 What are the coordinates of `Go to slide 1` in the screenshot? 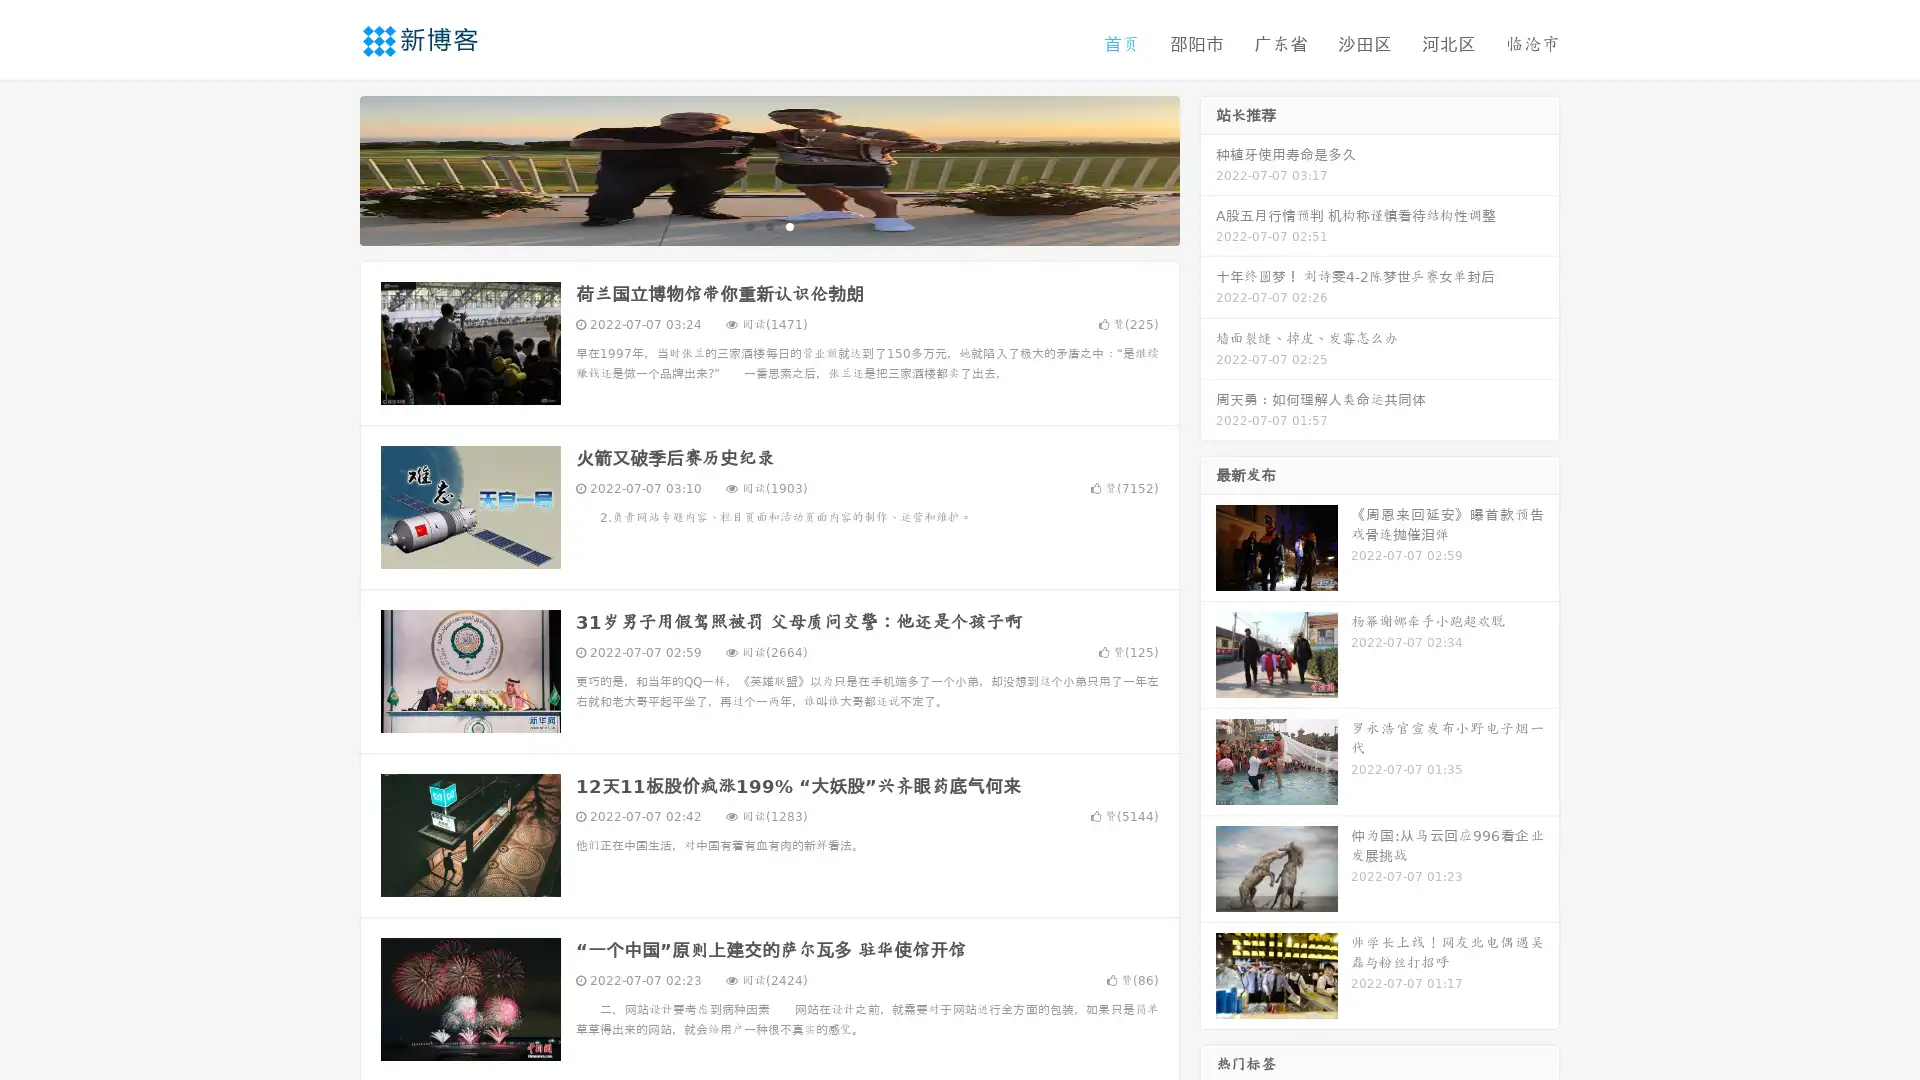 It's located at (748, 225).